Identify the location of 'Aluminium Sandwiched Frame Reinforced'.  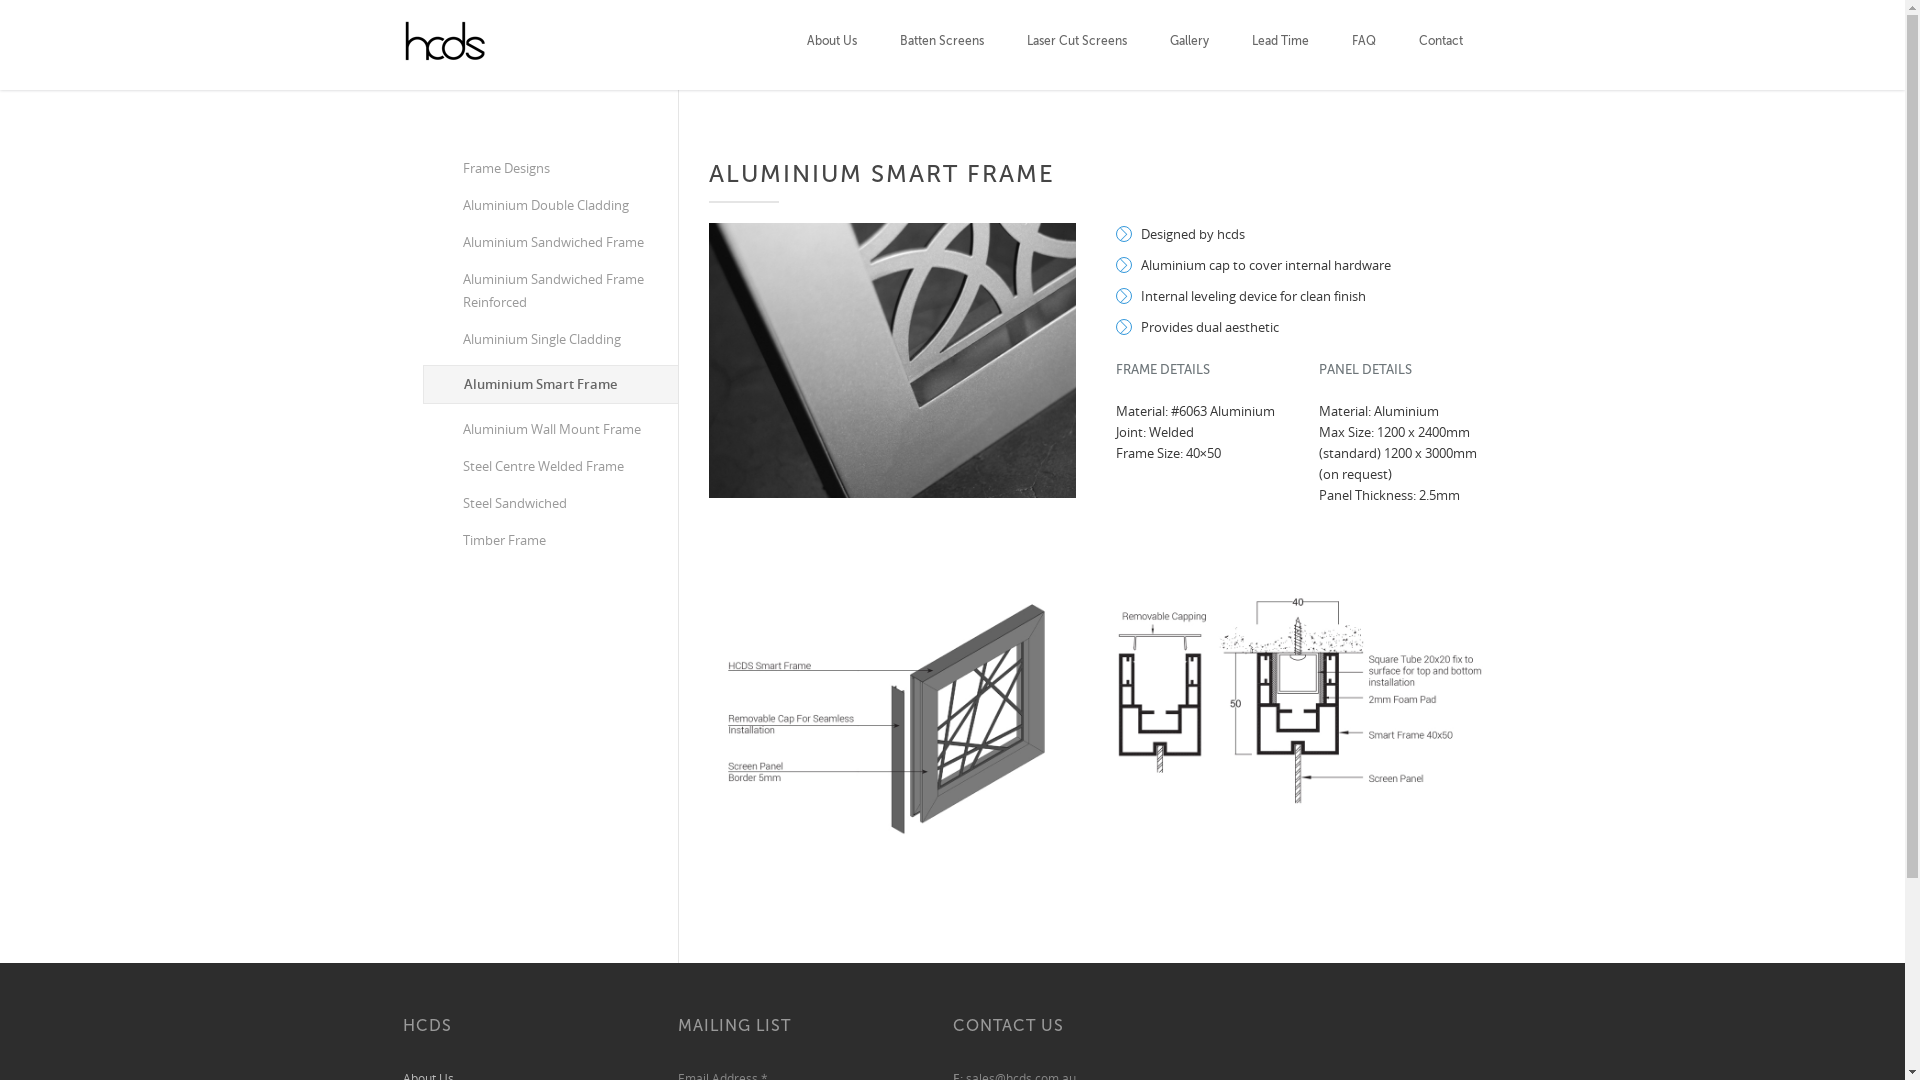
(549, 290).